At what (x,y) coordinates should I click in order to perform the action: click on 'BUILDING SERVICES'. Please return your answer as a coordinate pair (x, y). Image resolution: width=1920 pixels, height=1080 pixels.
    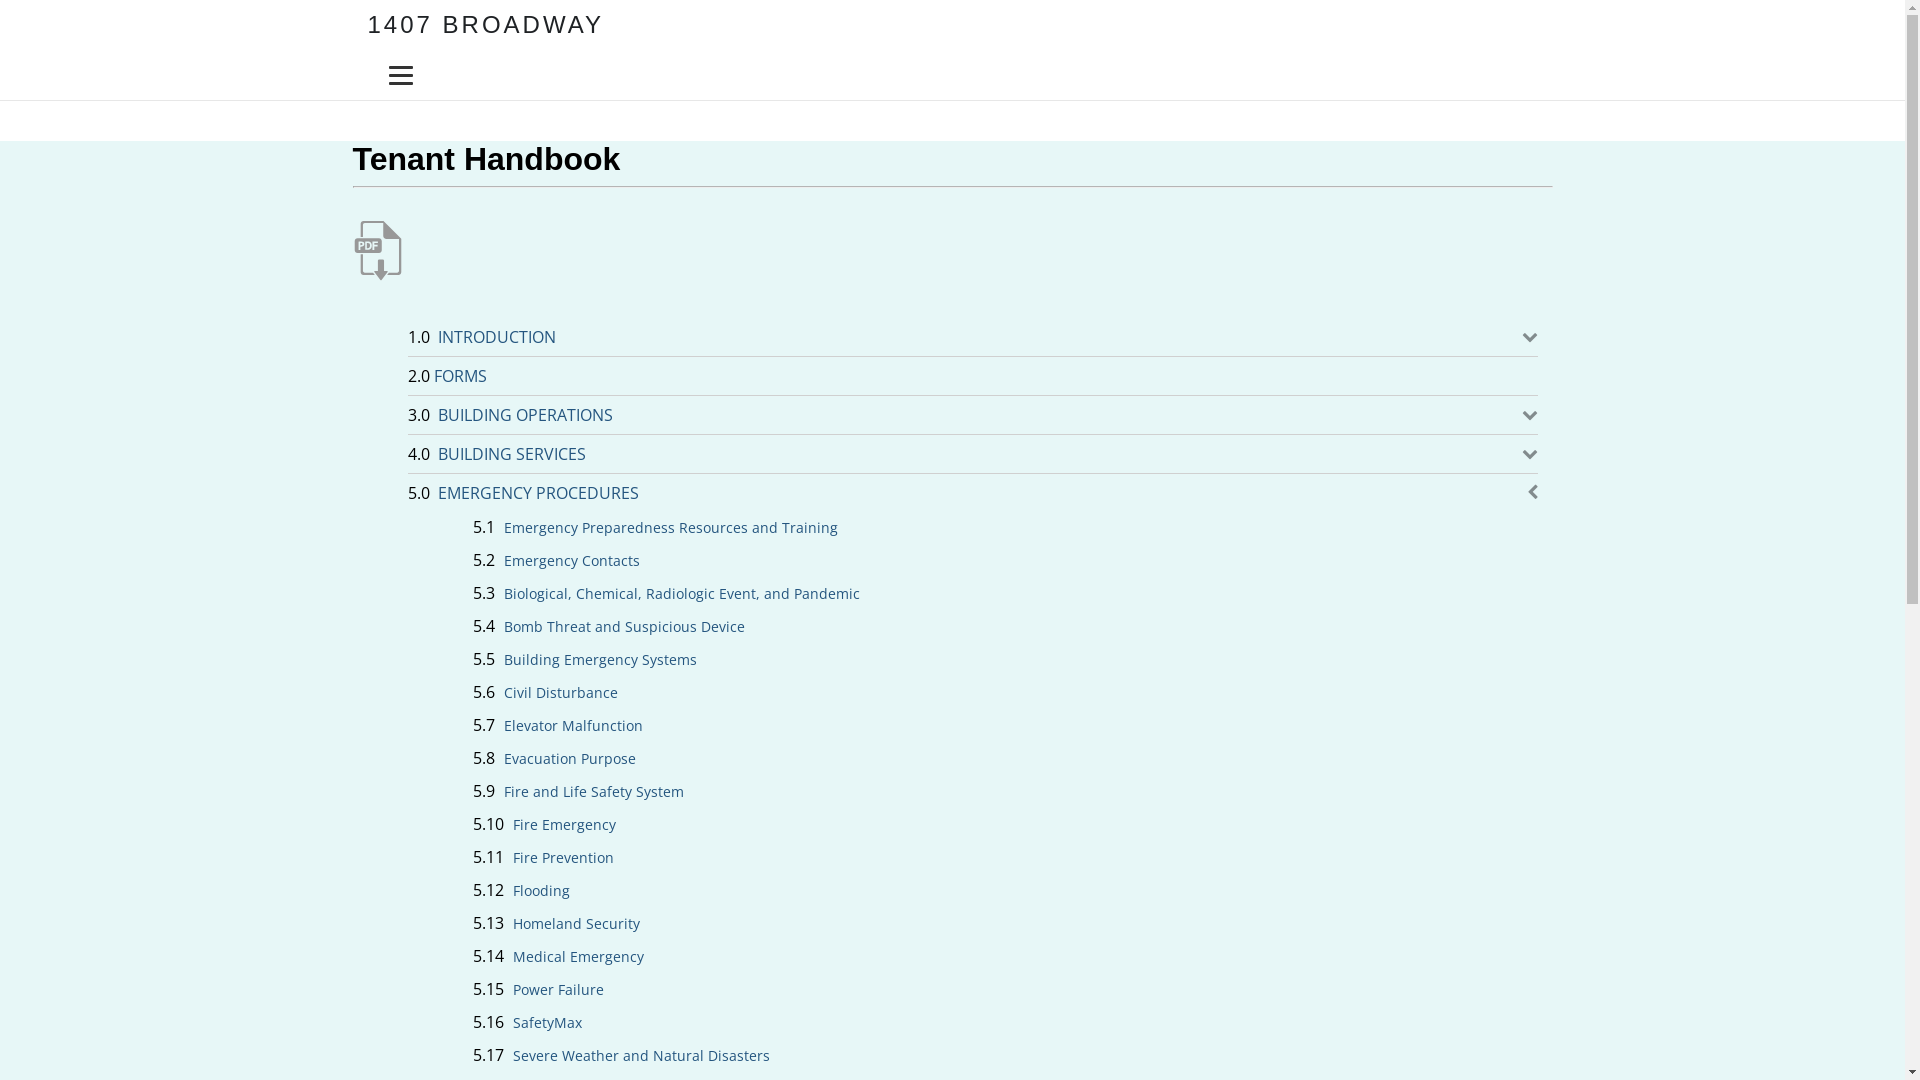
    Looking at the image, I should click on (517, 454).